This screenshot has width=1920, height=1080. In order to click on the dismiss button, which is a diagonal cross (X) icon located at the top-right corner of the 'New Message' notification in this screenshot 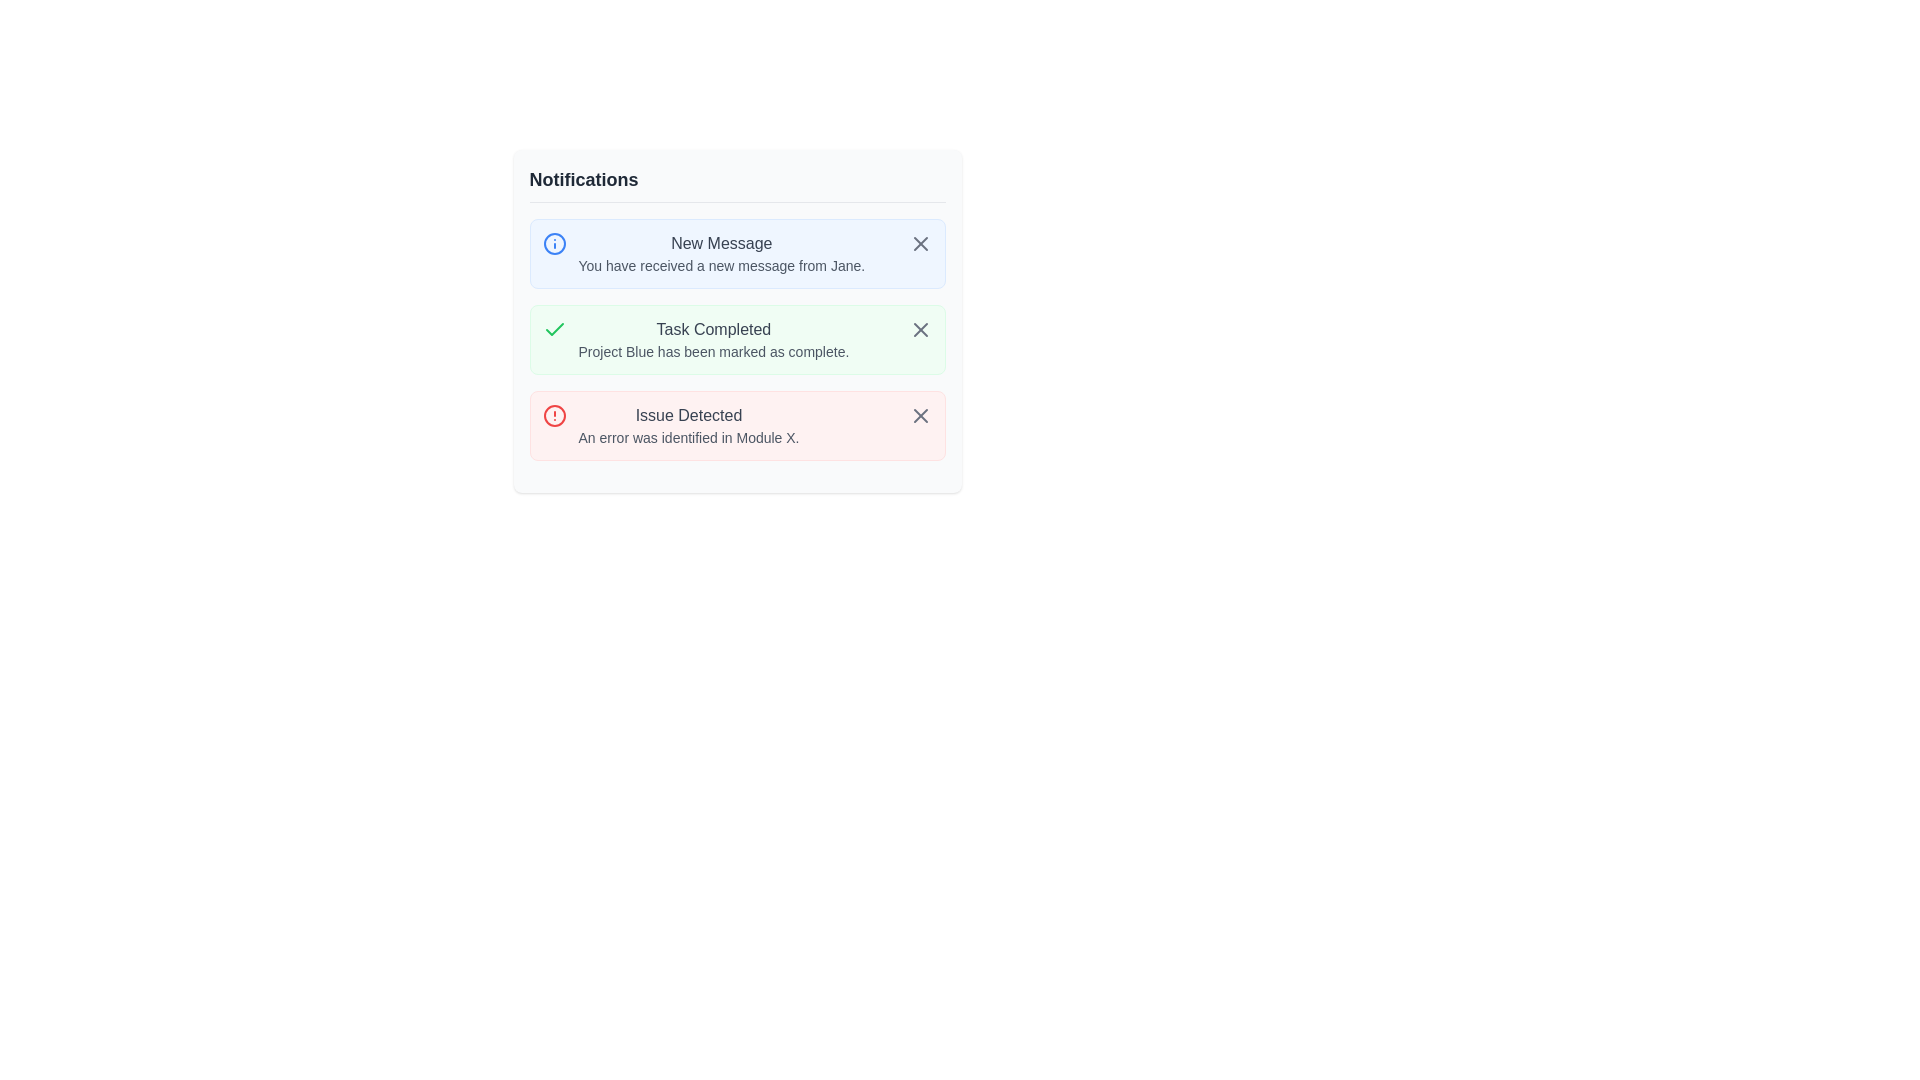, I will do `click(919, 242)`.